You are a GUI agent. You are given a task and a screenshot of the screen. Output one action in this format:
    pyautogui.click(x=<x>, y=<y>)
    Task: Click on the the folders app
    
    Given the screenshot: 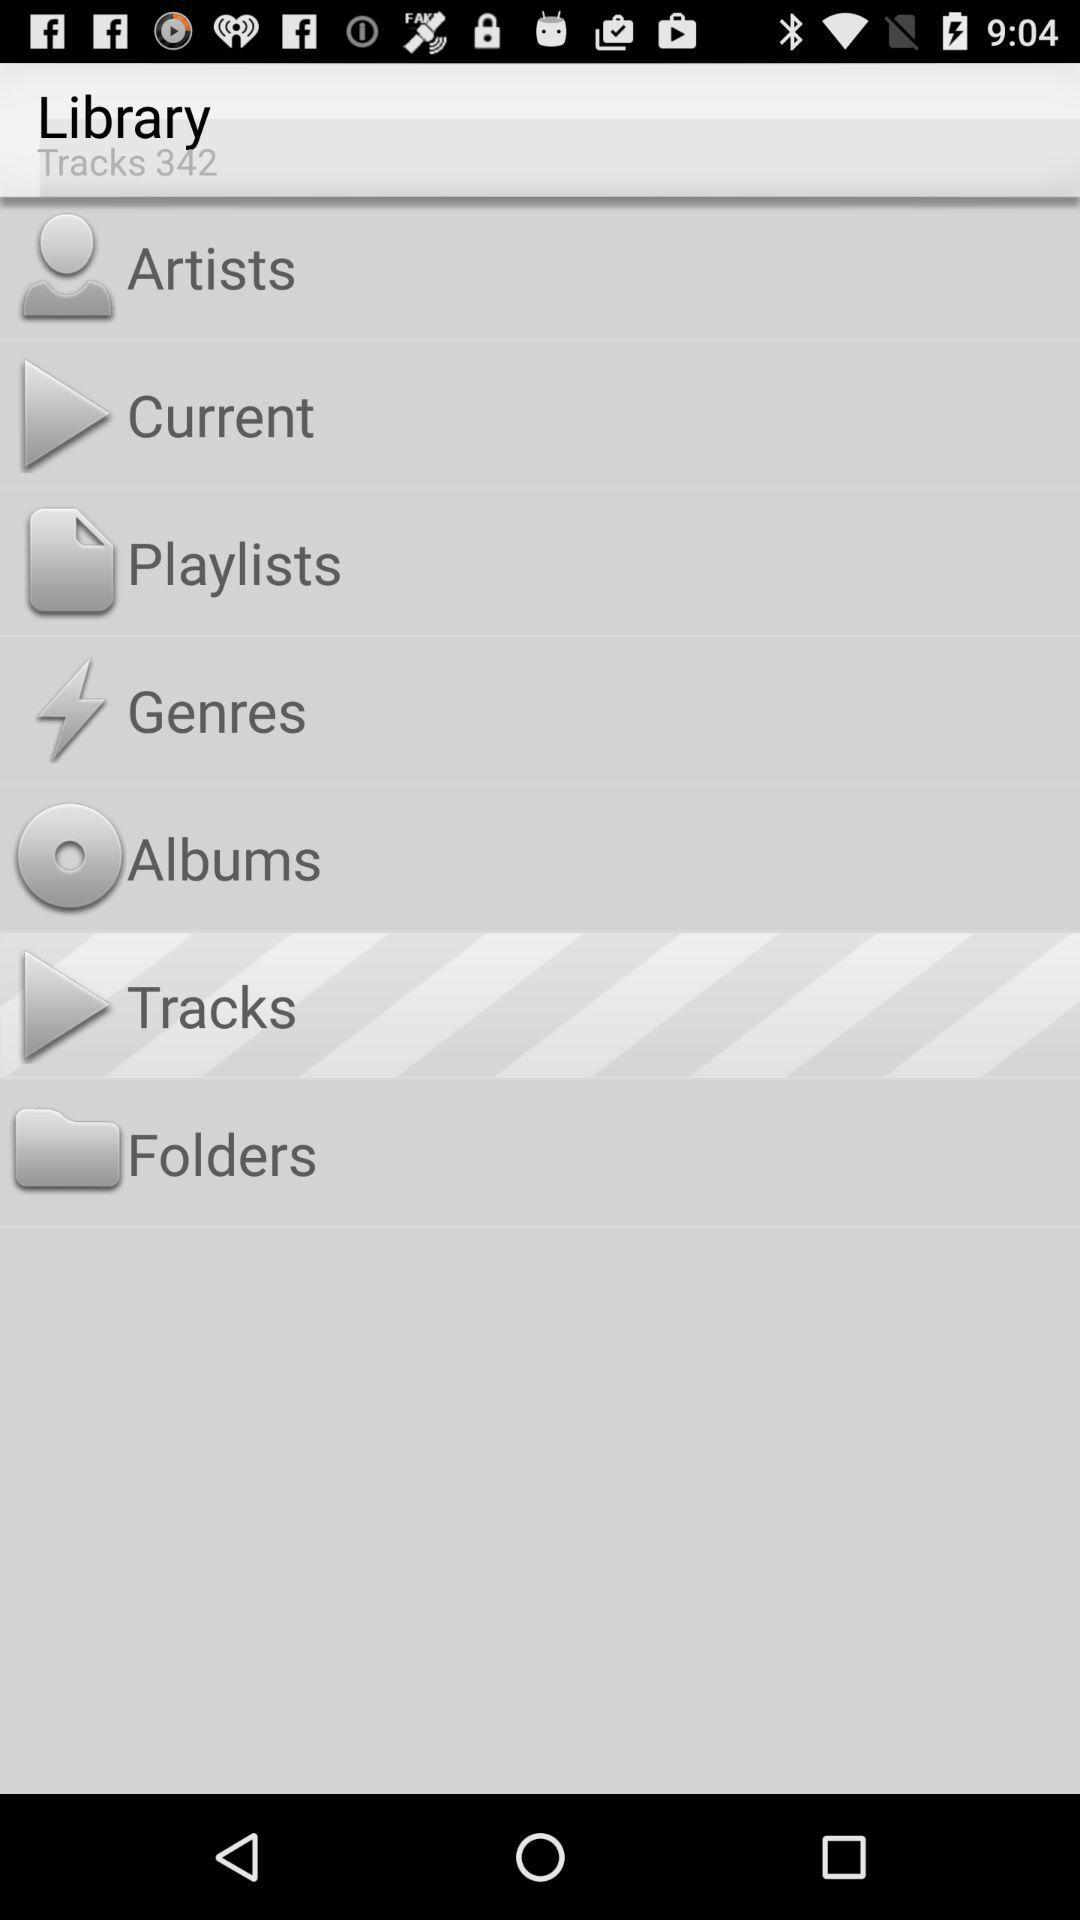 What is the action you would take?
    pyautogui.click(x=598, y=1153)
    